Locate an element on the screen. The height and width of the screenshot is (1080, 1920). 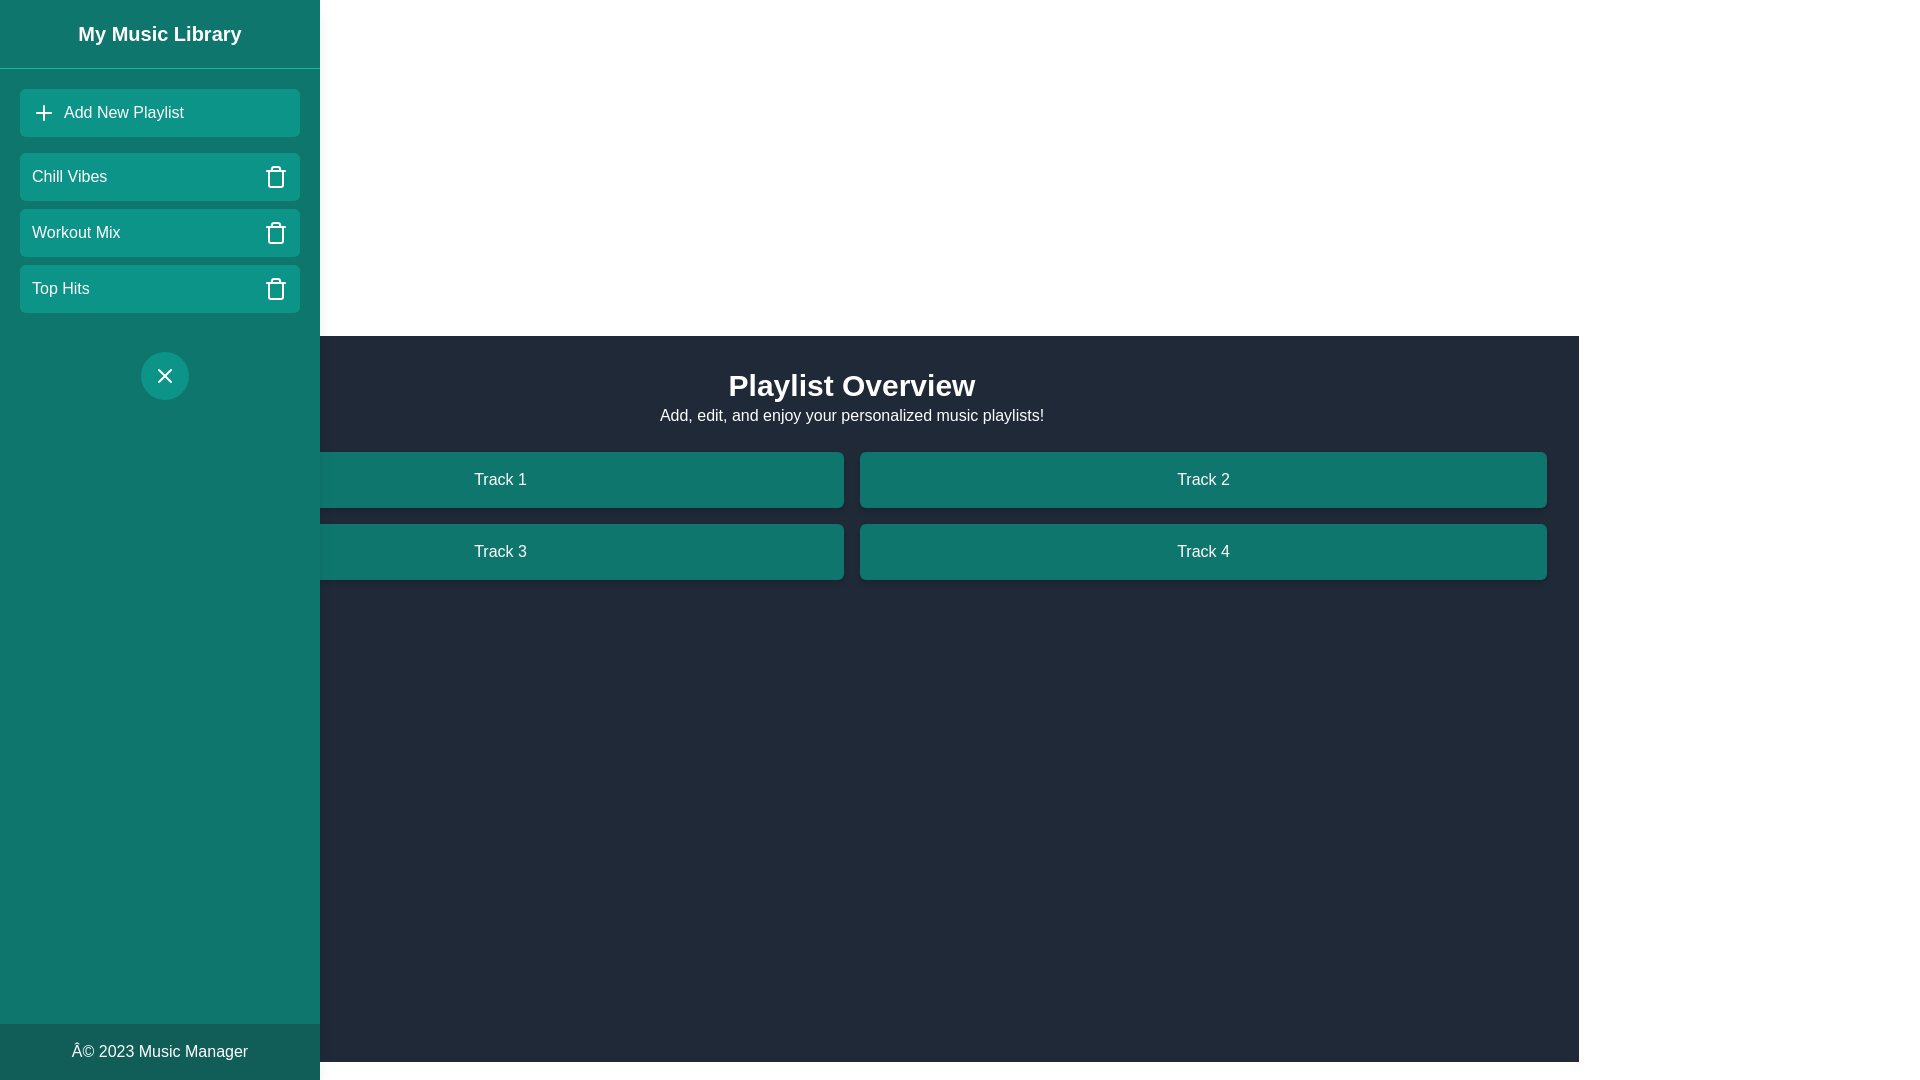
the 'Top Hits' playlist button in the left sidebar is located at coordinates (158, 289).